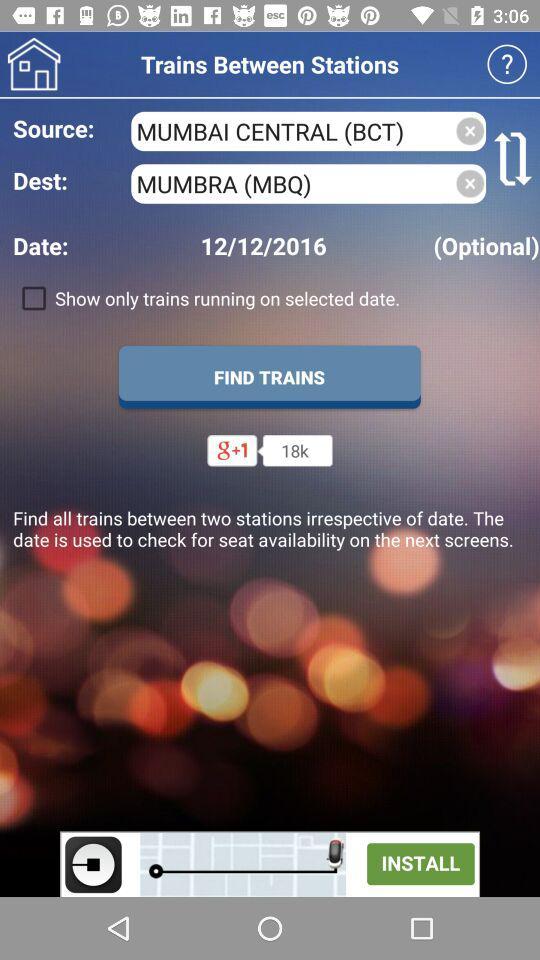 This screenshot has width=540, height=960. Describe the element at coordinates (470, 183) in the screenshot. I see `the close icon` at that location.